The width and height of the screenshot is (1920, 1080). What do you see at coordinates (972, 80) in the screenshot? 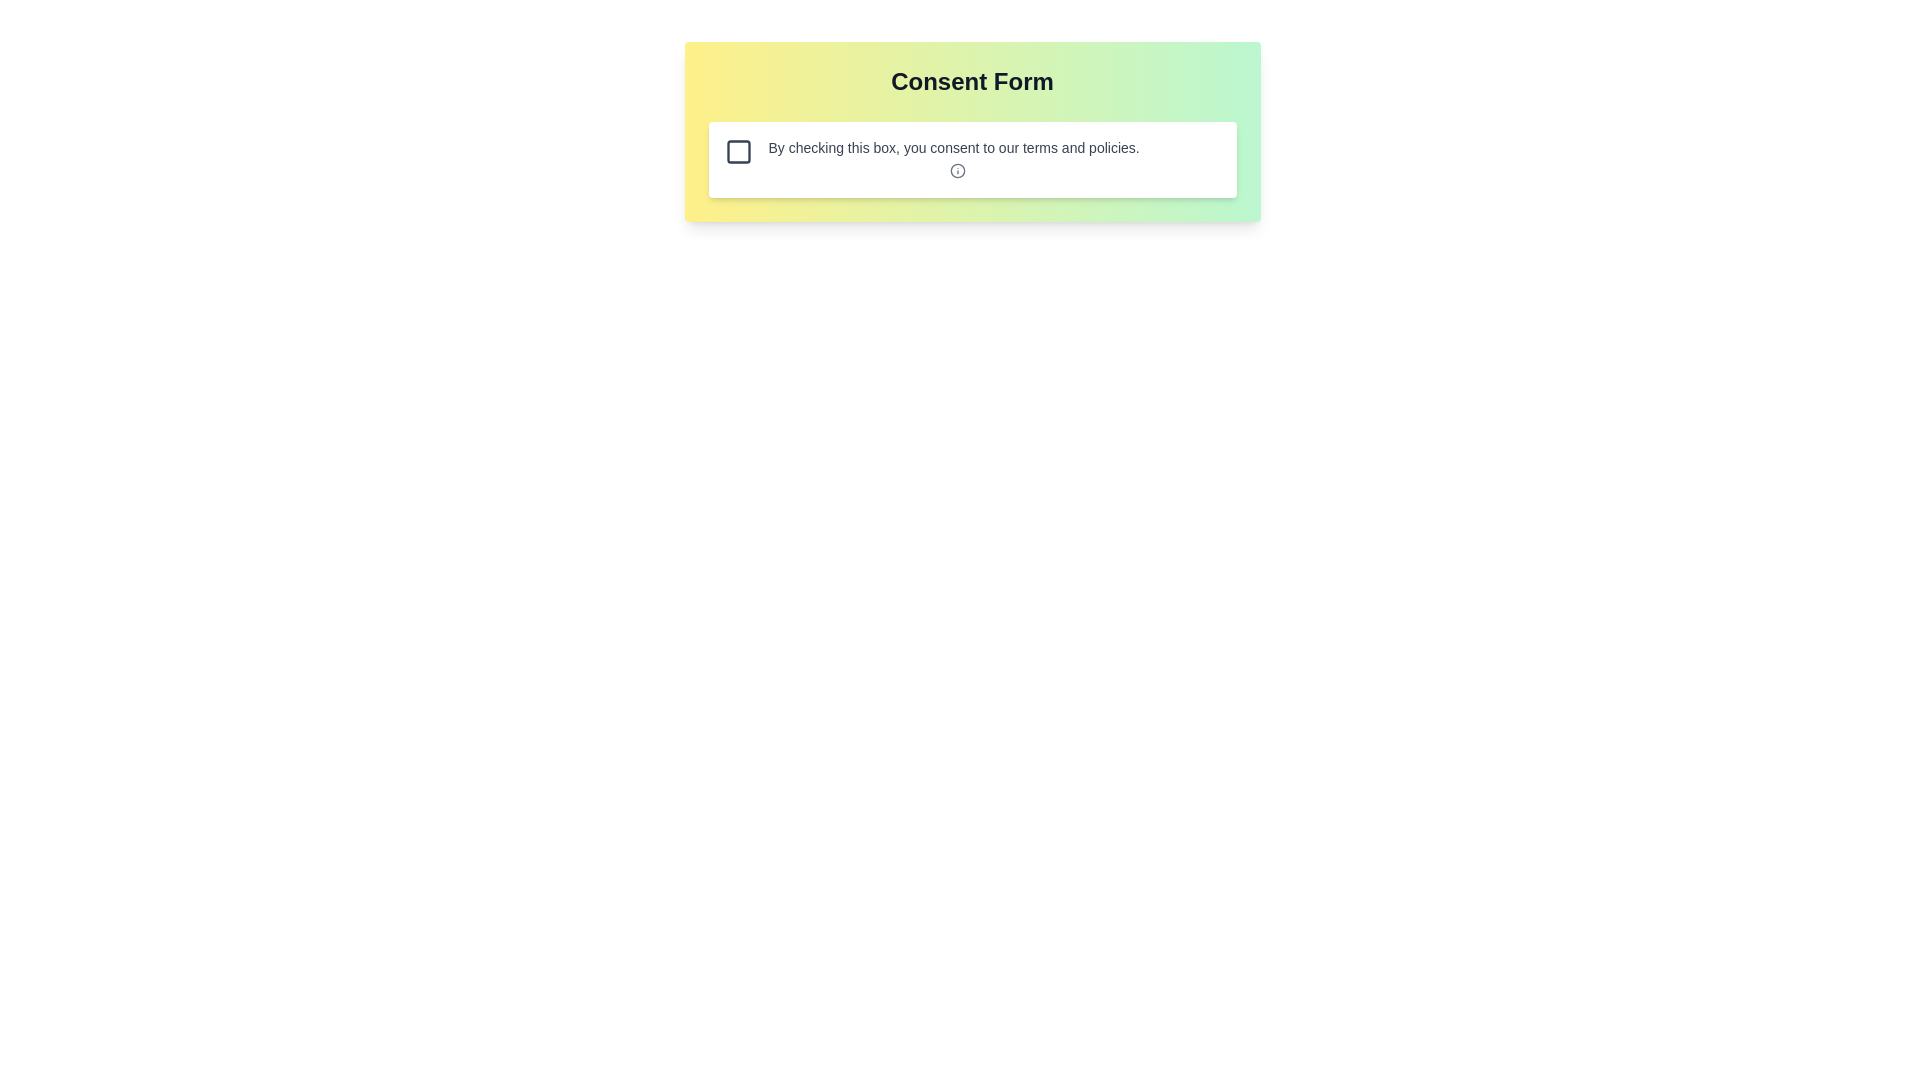
I see `the text header displaying the title 'Consent Form', which is styled in bold and large font and is centered within a gradient background` at bounding box center [972, 80].